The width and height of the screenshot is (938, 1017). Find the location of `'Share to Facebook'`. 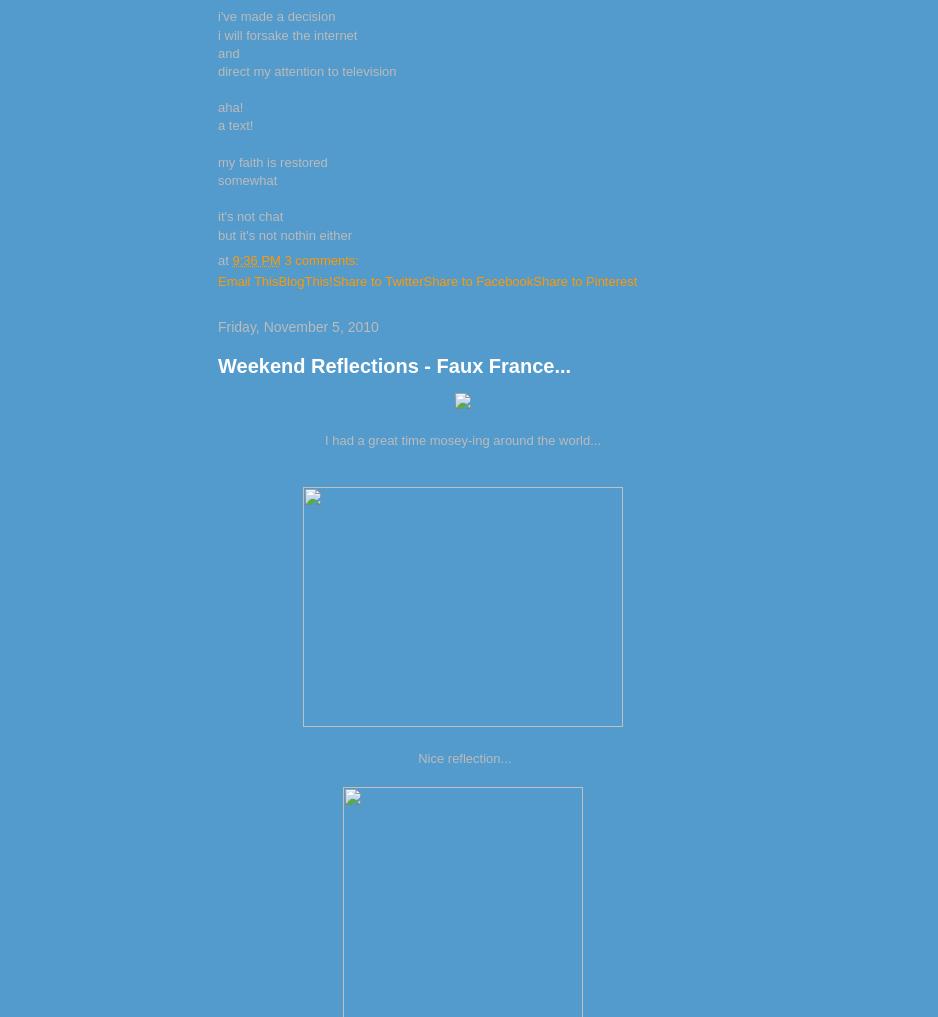

'Share to Facebook' is located at coordinates (478, 280).